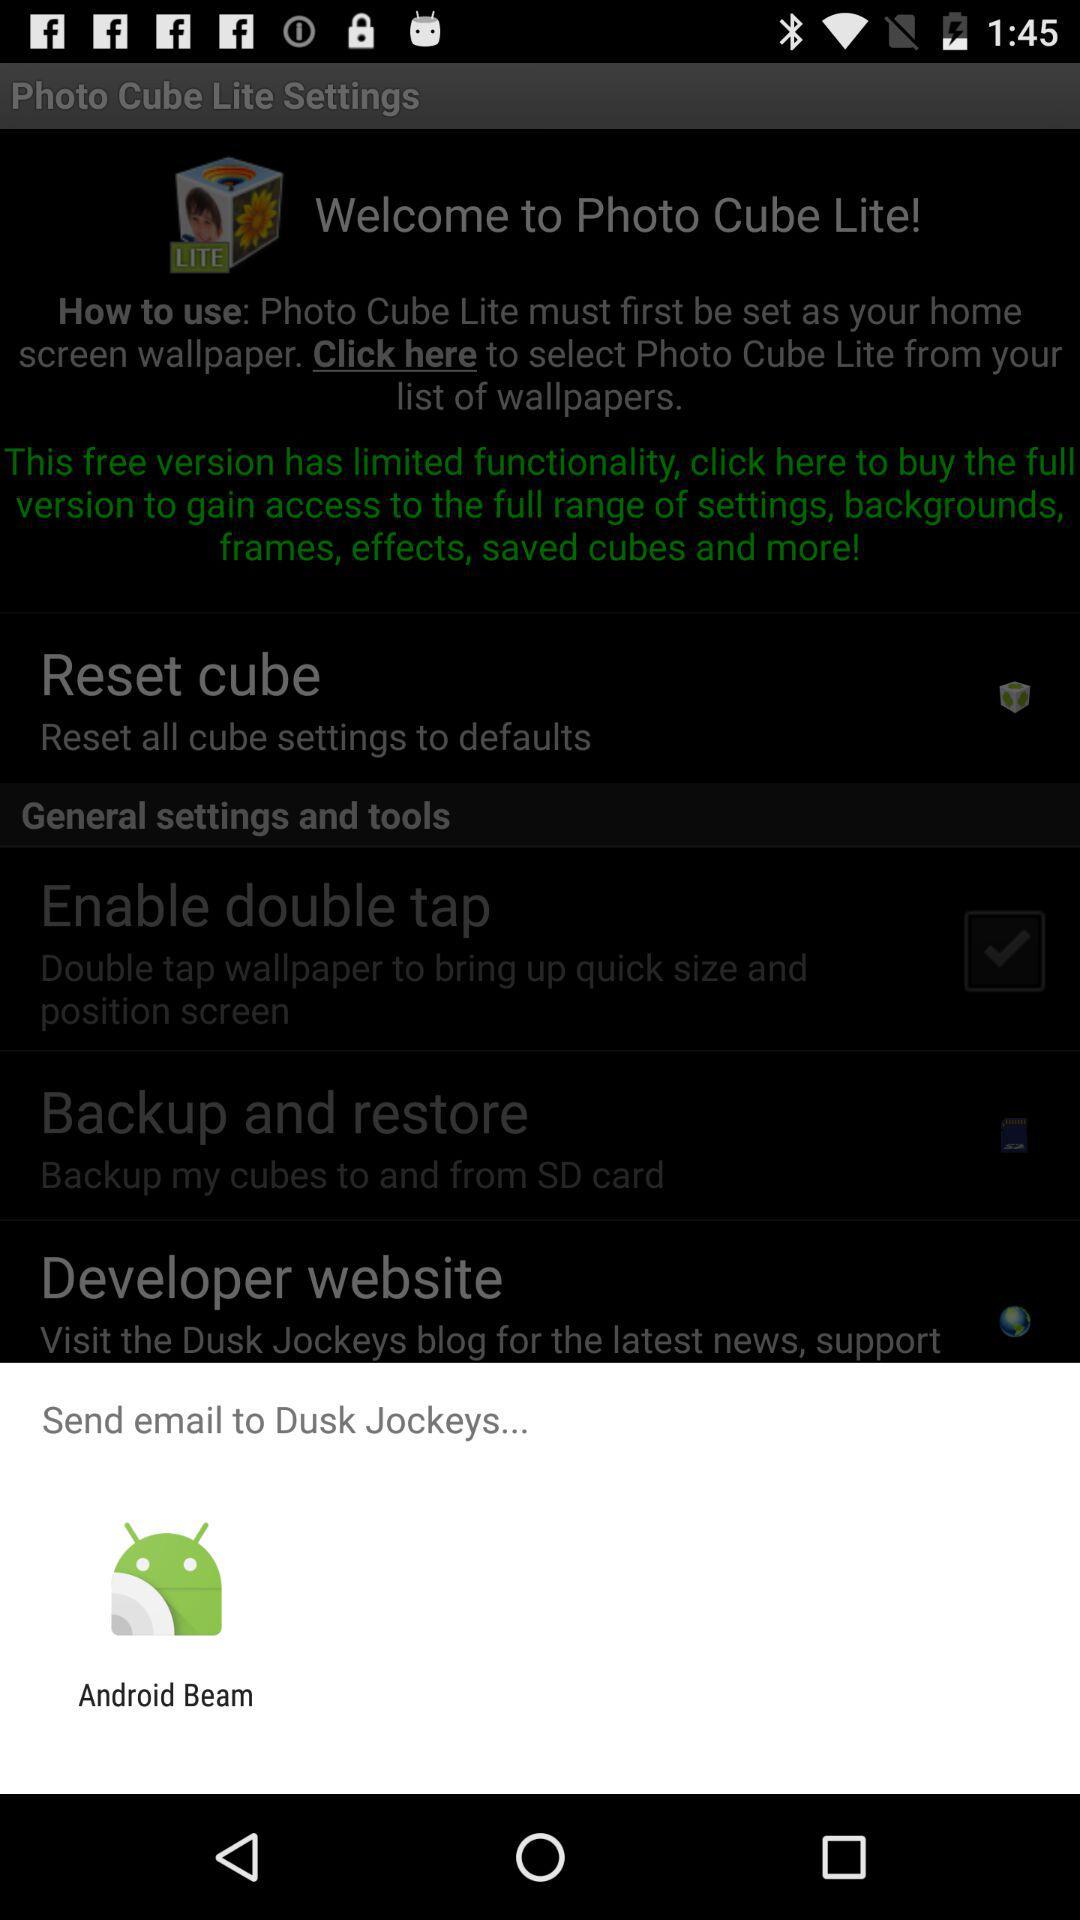 The width and height of the screenshot is (1080, 1920). I want to click on android beam icon, so click(165, 1711).